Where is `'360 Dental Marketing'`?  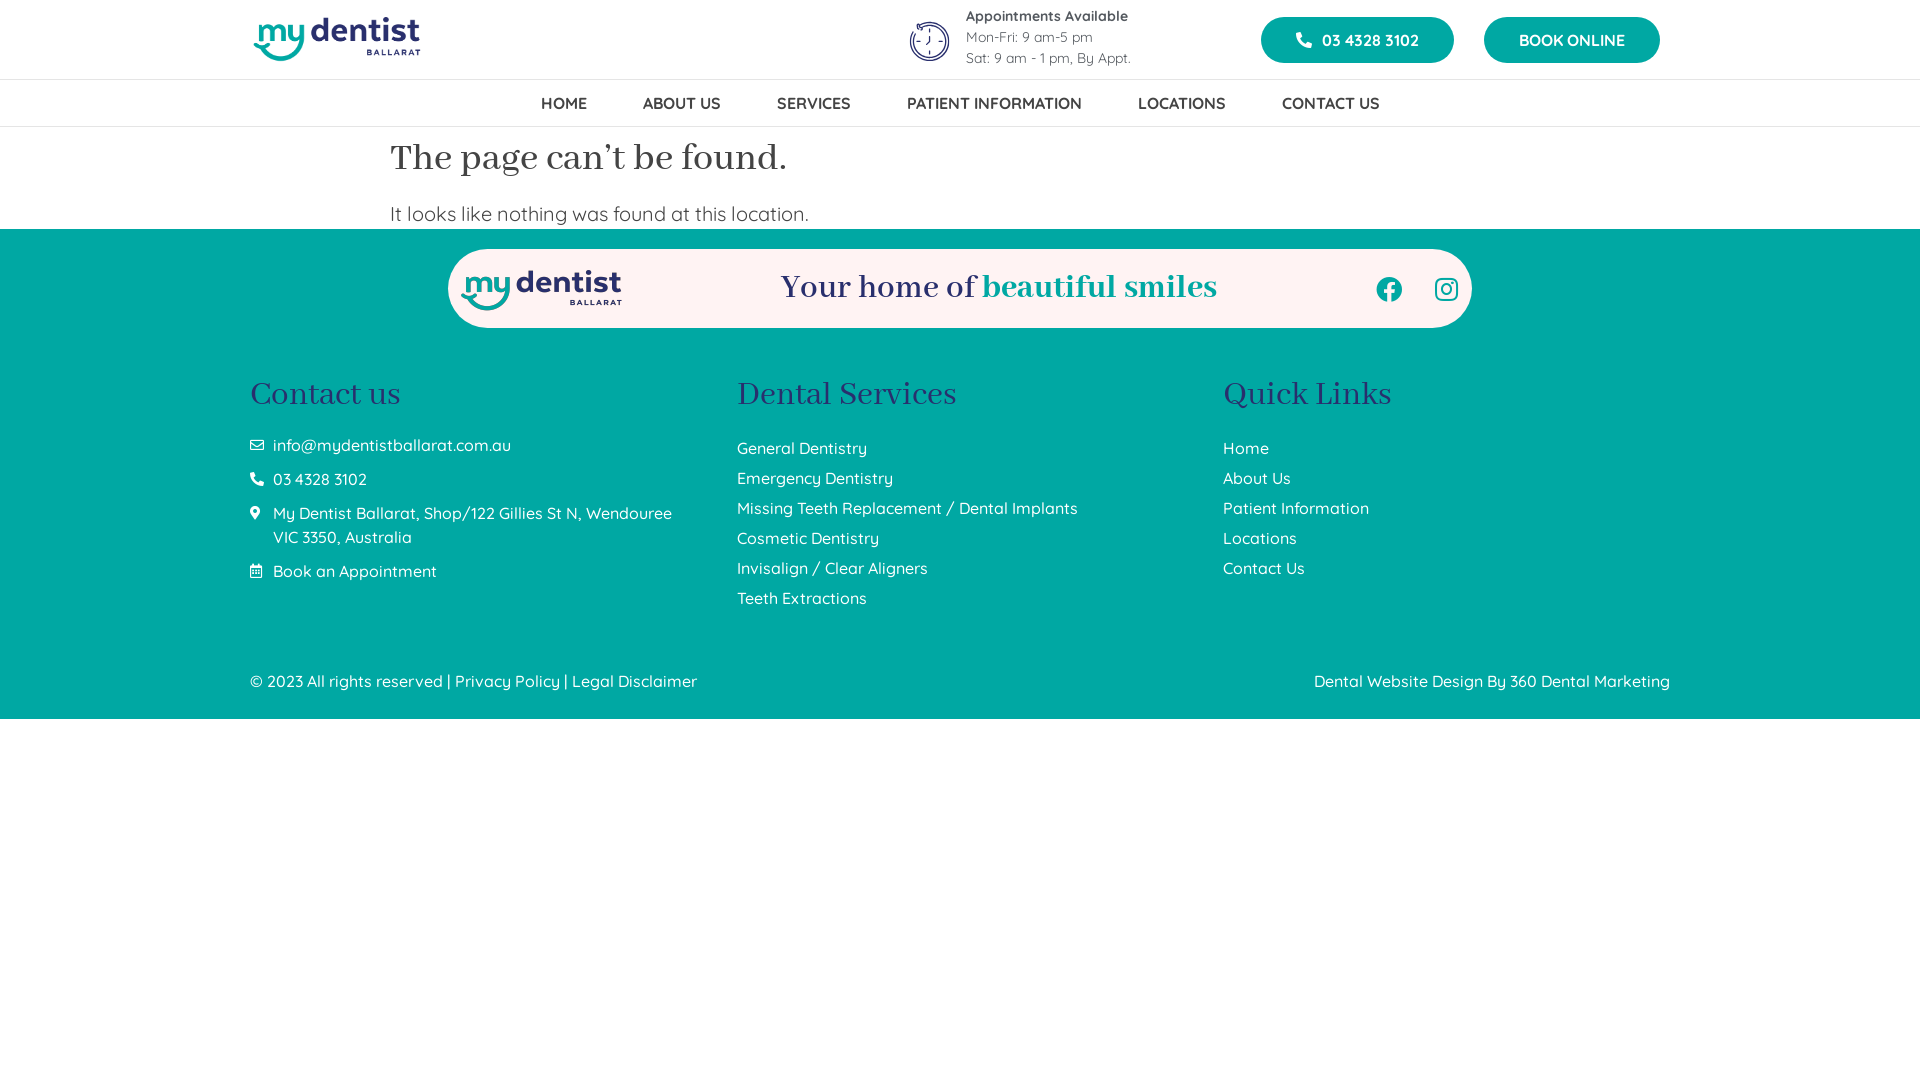
'360 Dental Marketing' is located at coordinates (1588, 680).